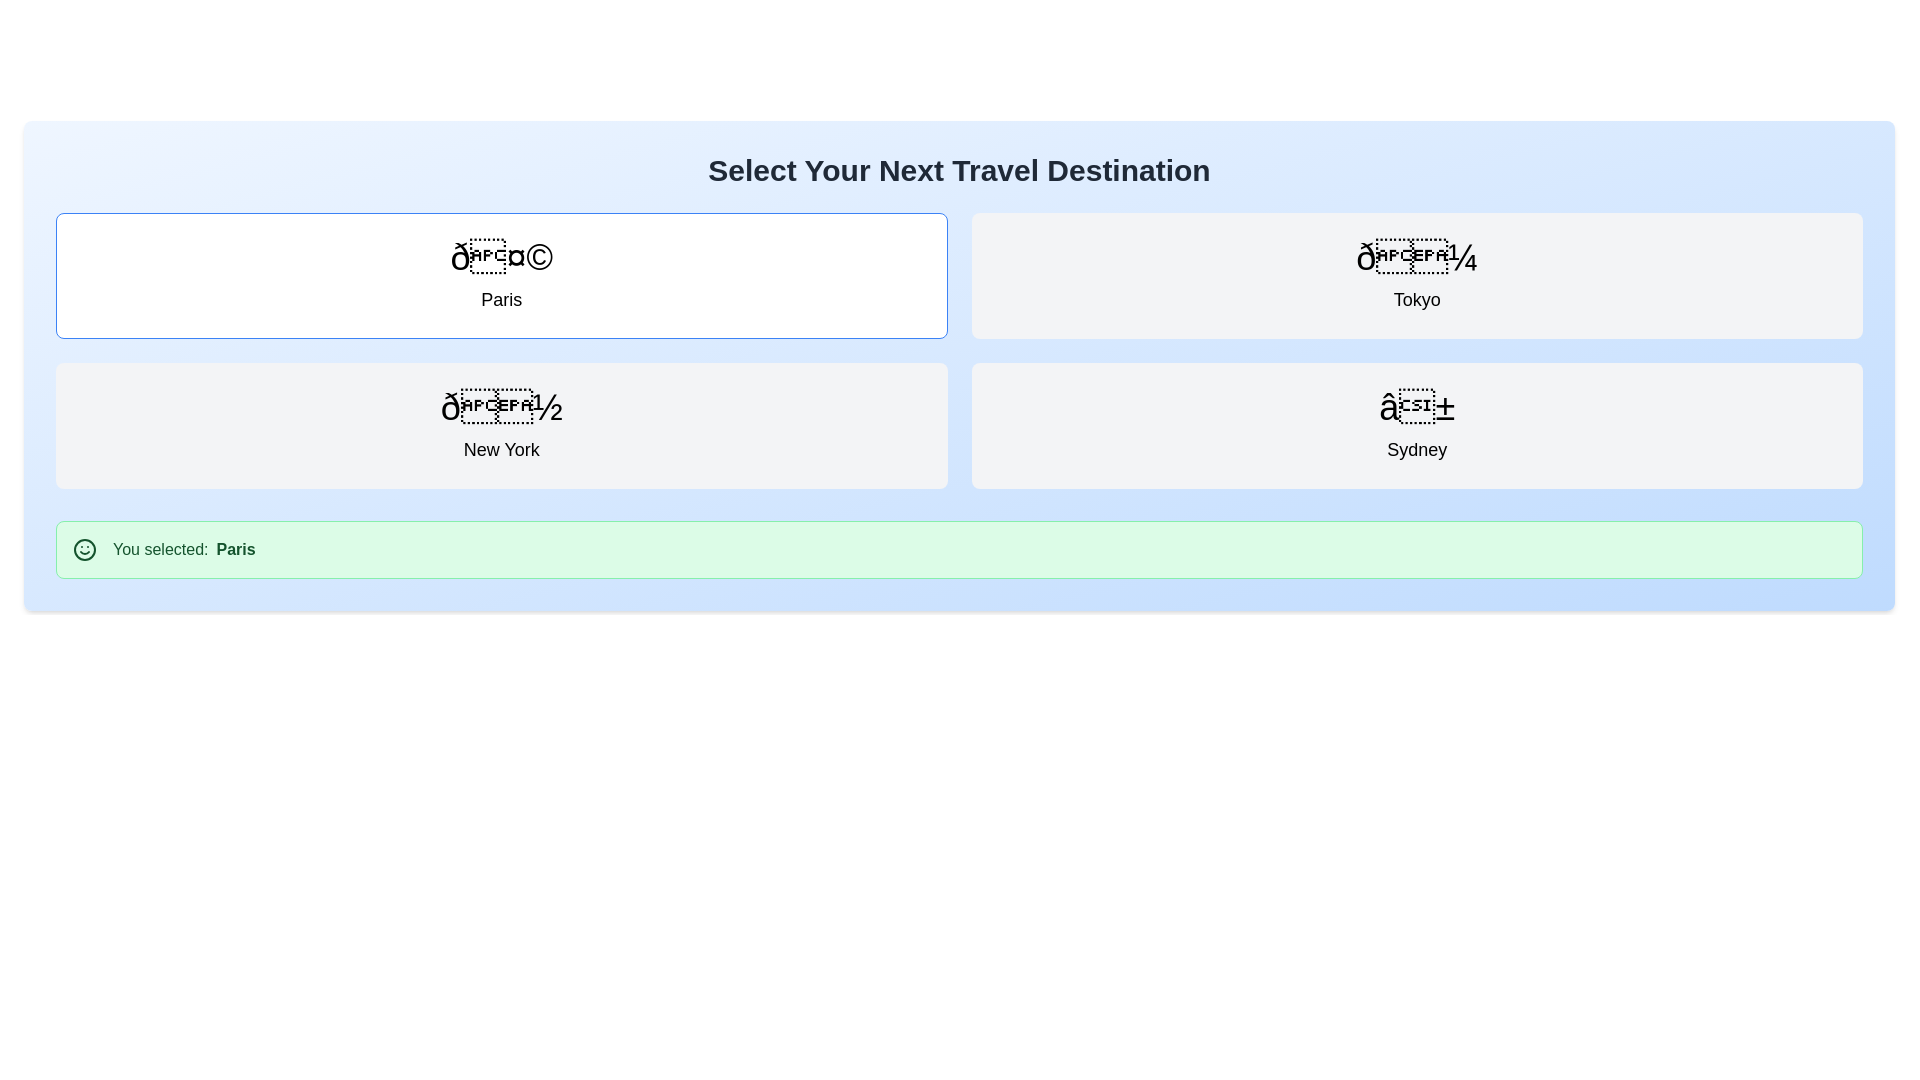 Image resolution: width=1920 pixels, height=1080 pixels. Describe the element at coordinates (1416, 257) in the screenshot. I see `the text-based icon representing 'Tokyo', located near the top-right corner of the page` at that location.